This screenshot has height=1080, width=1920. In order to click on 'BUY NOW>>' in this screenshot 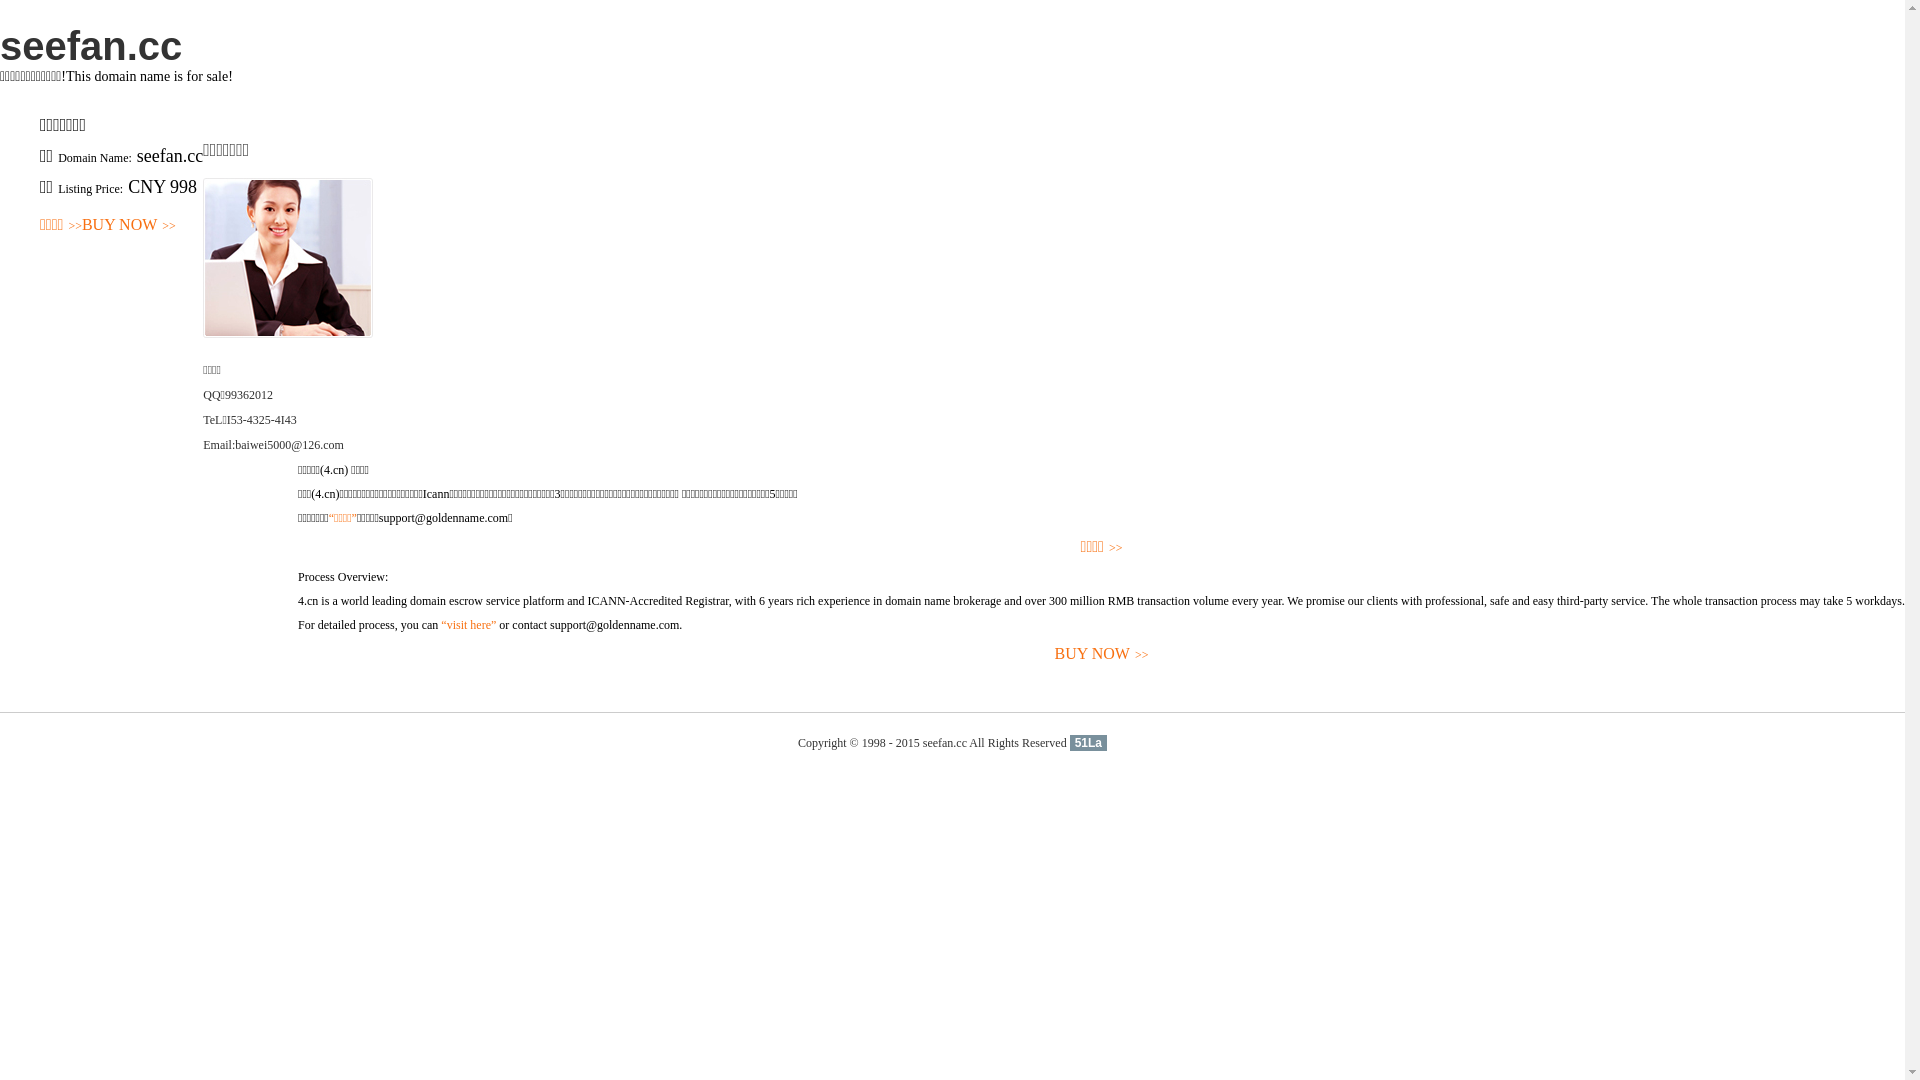, I will do `click(80, 225)`.